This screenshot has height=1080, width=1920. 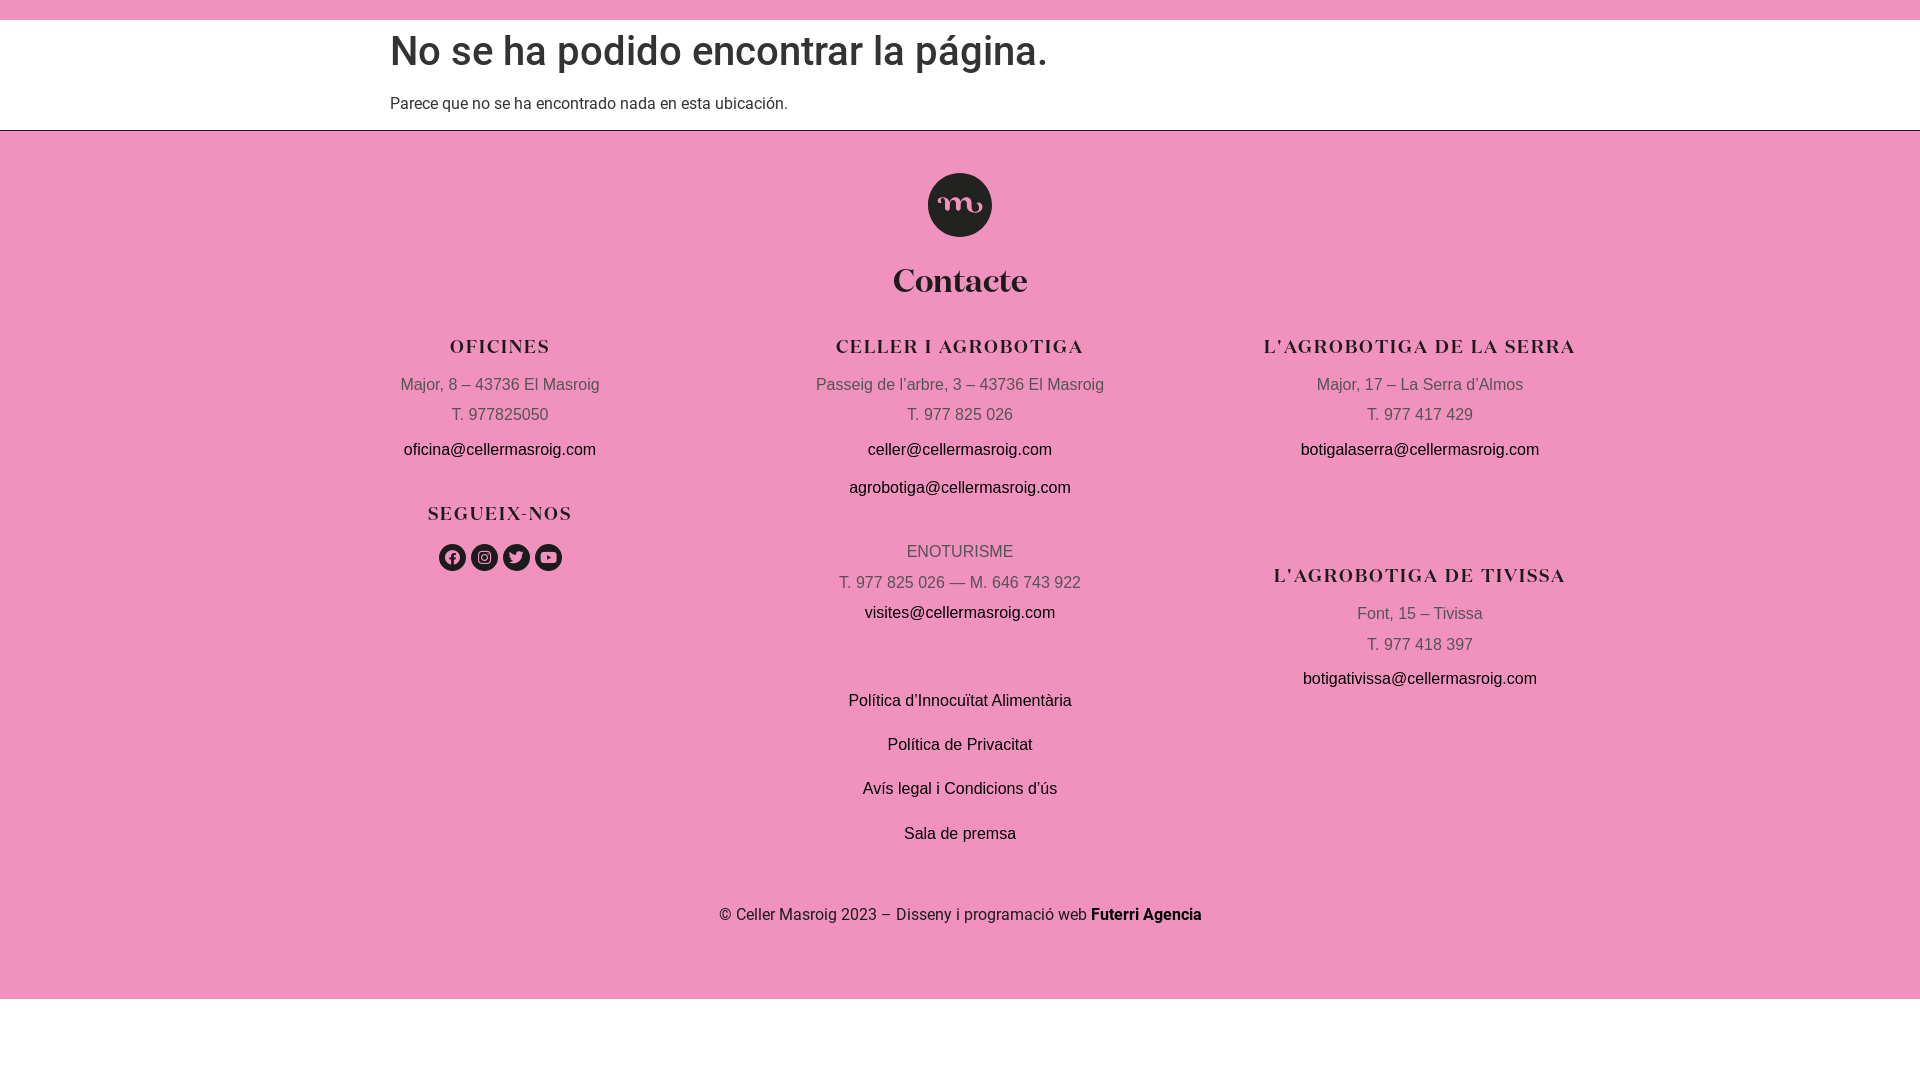 I want to click on '646 743 922', so click(x=1036, y=582).